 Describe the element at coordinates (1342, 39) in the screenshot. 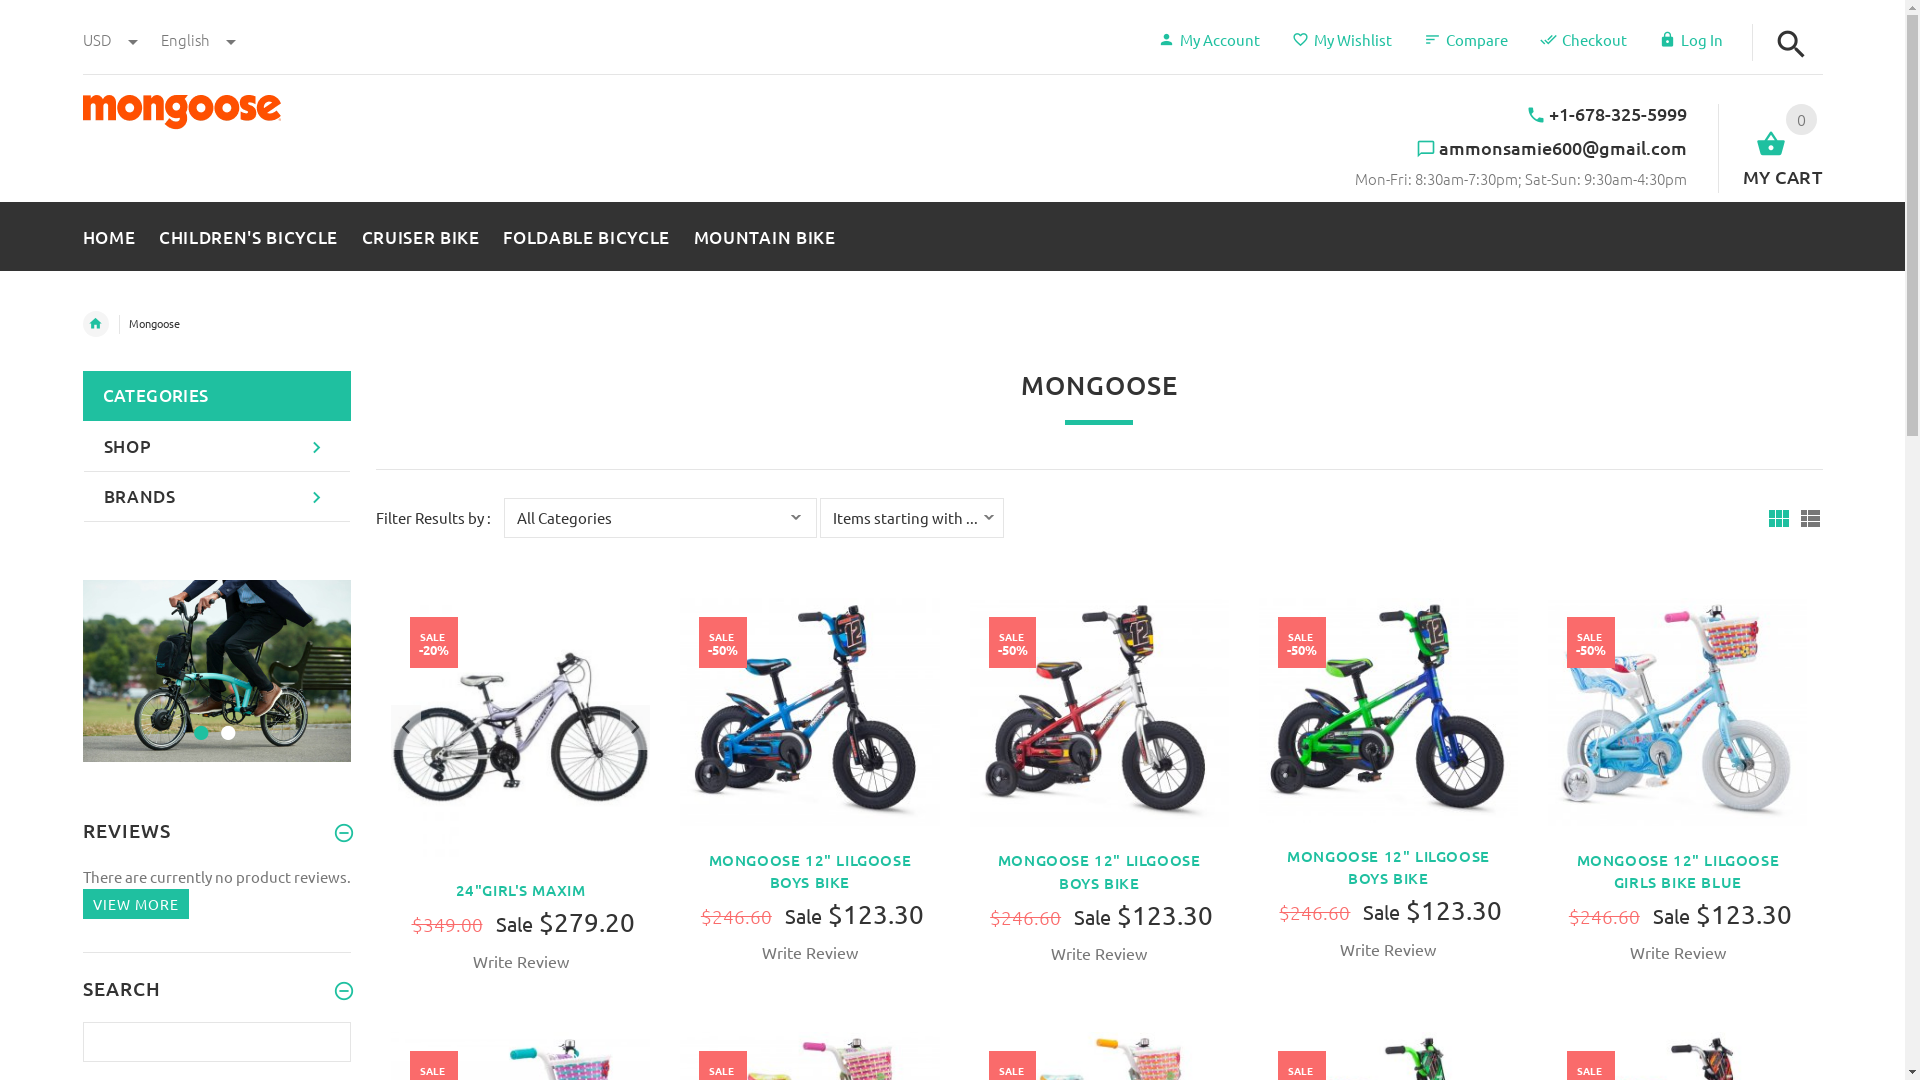

I see `'My Wishlist'` at that location.